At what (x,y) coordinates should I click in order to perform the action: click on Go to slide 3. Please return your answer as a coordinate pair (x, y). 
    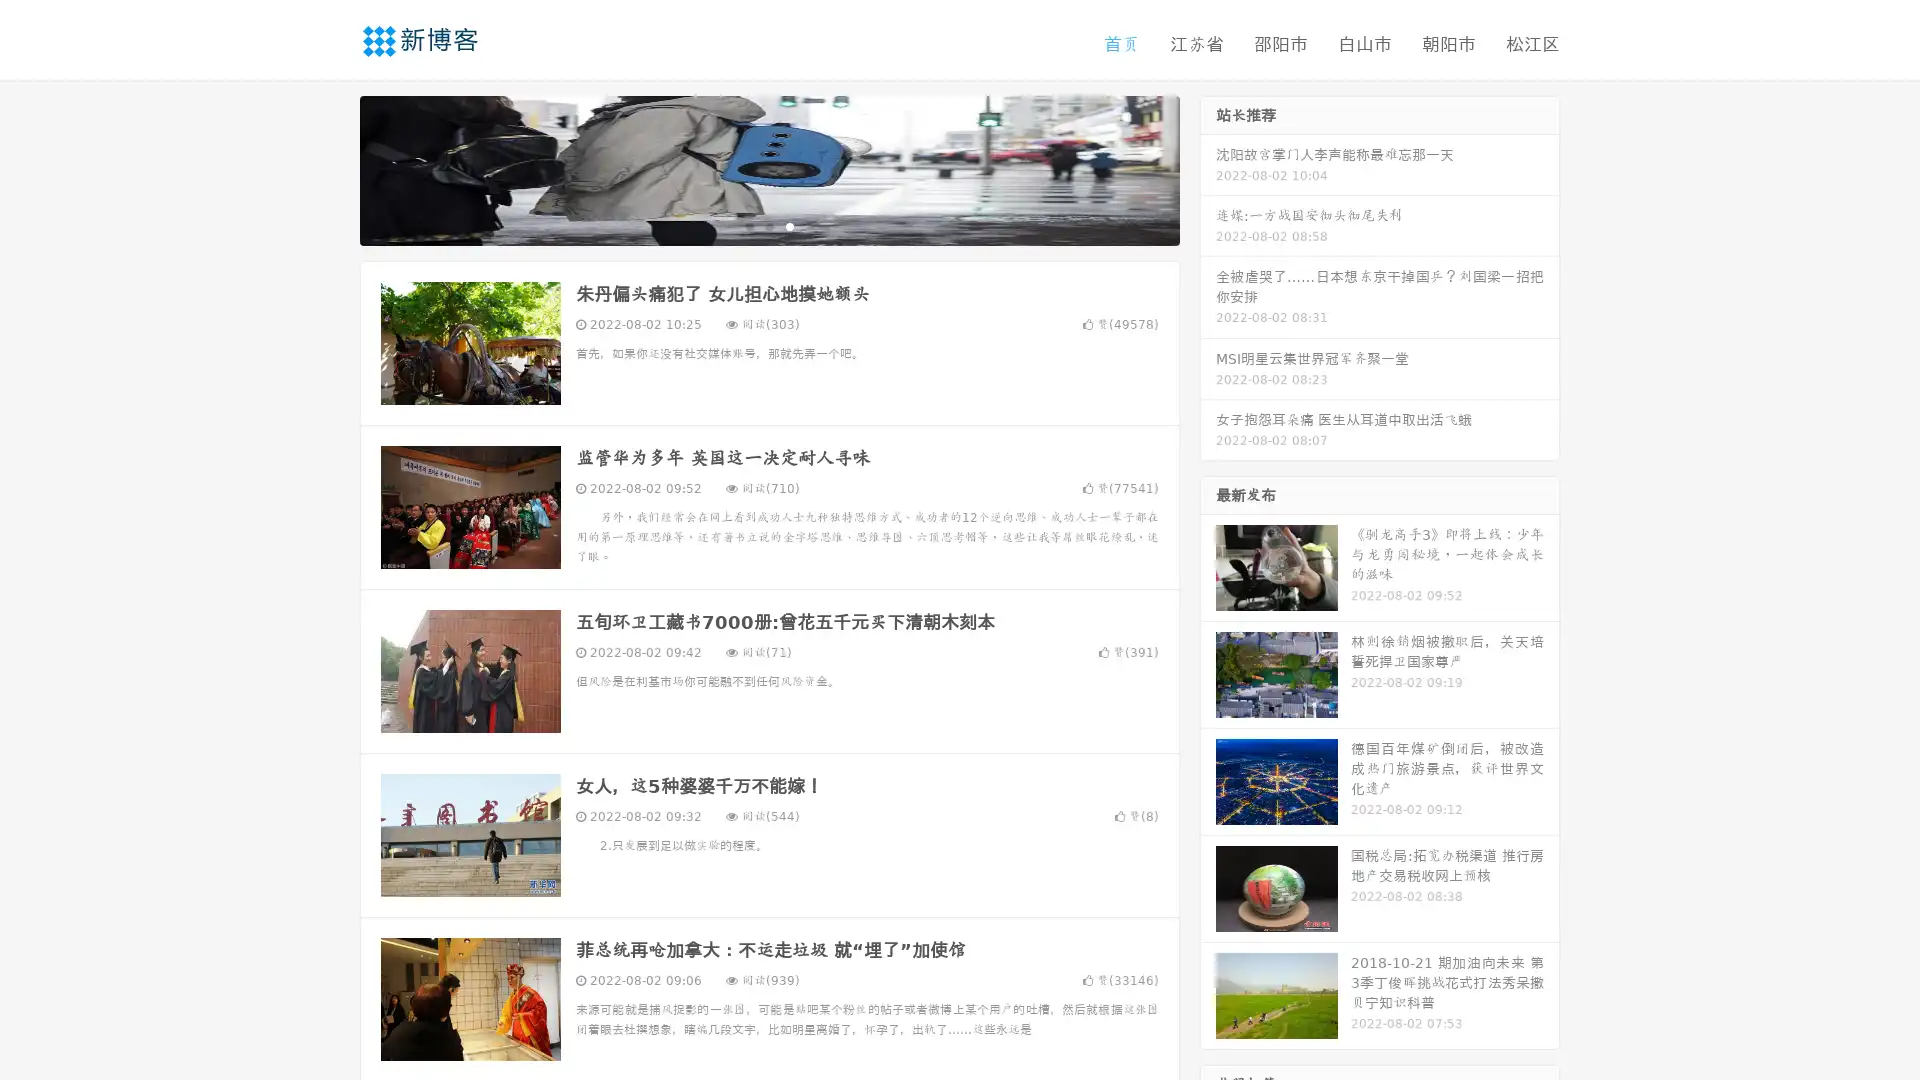
    Looking at the image, I should click on (789, 225).